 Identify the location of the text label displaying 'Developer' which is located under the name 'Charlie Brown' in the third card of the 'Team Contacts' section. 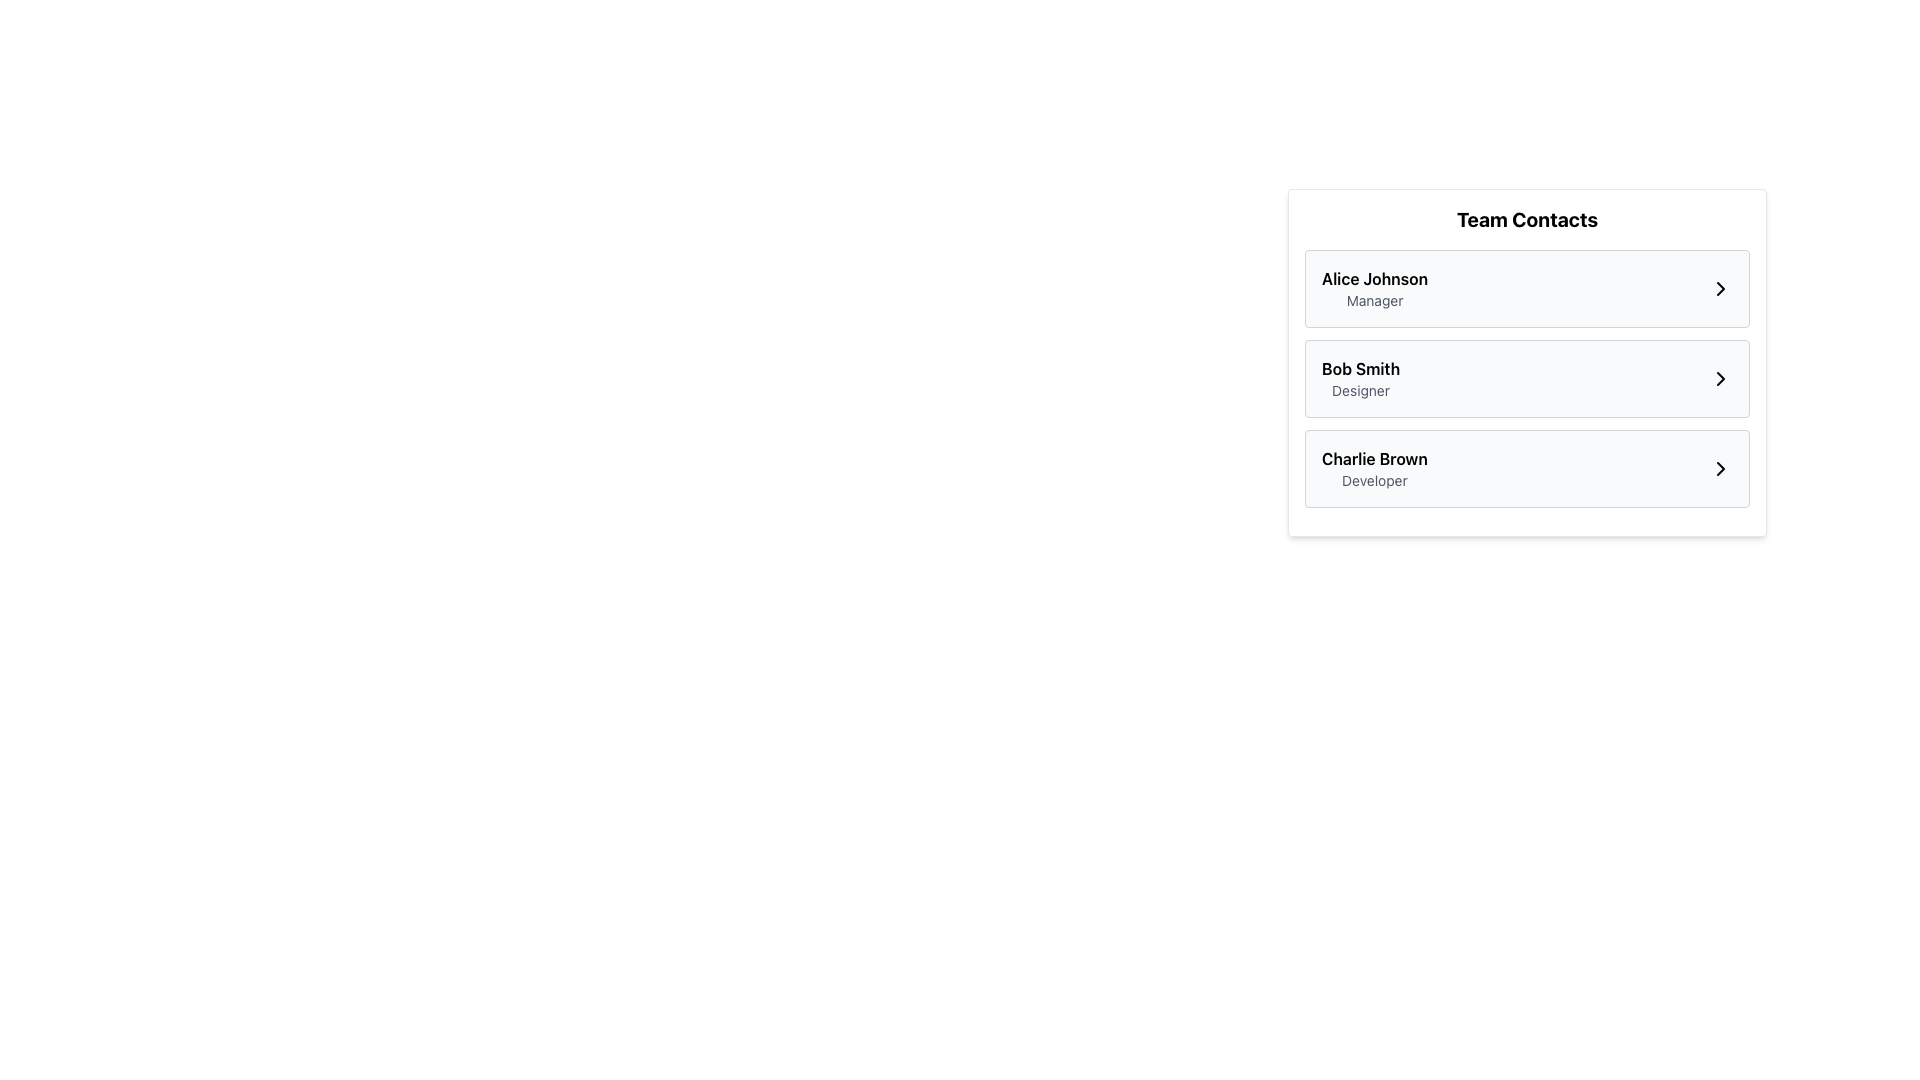
(1373, 481).